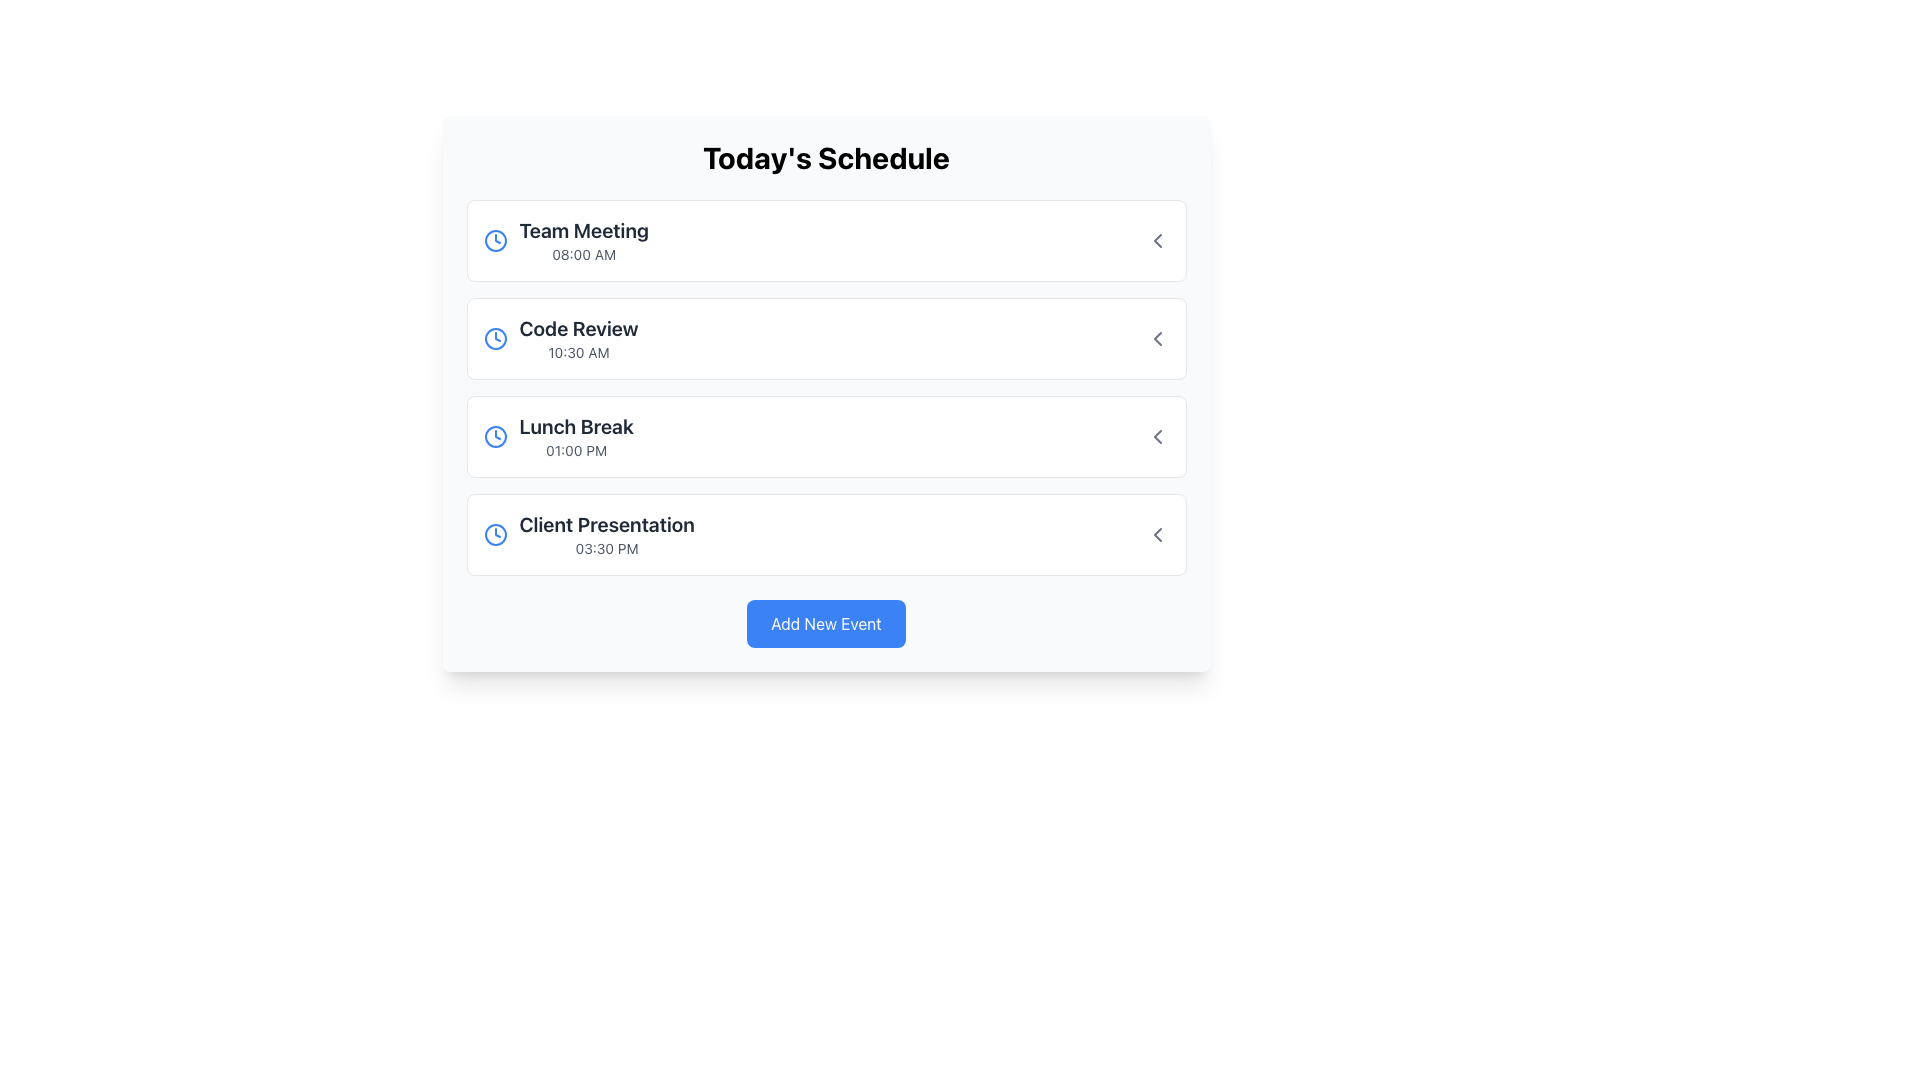 This screenshot has width=1920, height=1080. I want to click on the static text displaying '03:30 PM', which is styled in a smaller font and lighter gray color, located beneath the 'Client Presentation' title in the schedule list, so click(606, 548).